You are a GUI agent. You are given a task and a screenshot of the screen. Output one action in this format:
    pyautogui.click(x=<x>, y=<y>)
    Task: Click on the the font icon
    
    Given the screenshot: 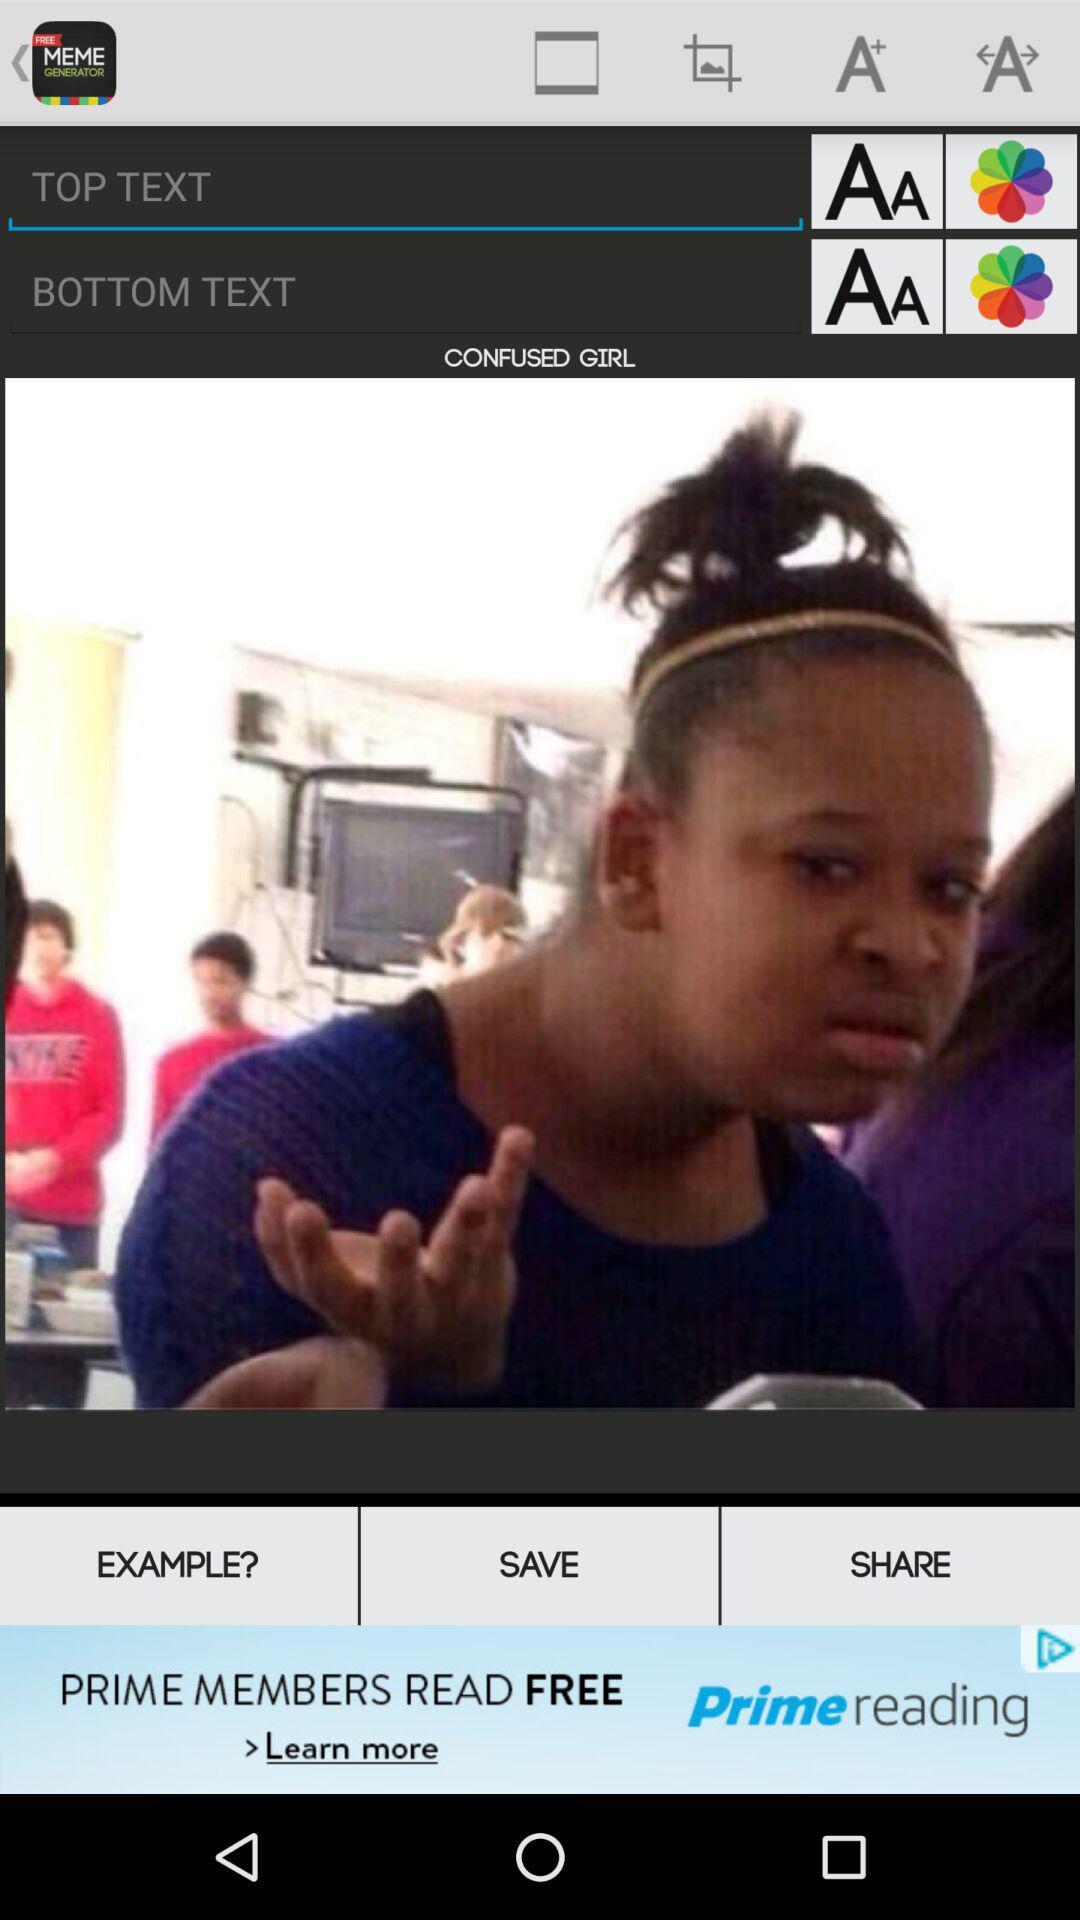 What is the action you would take?
    pyautogui.click(x=876, y=305)
    